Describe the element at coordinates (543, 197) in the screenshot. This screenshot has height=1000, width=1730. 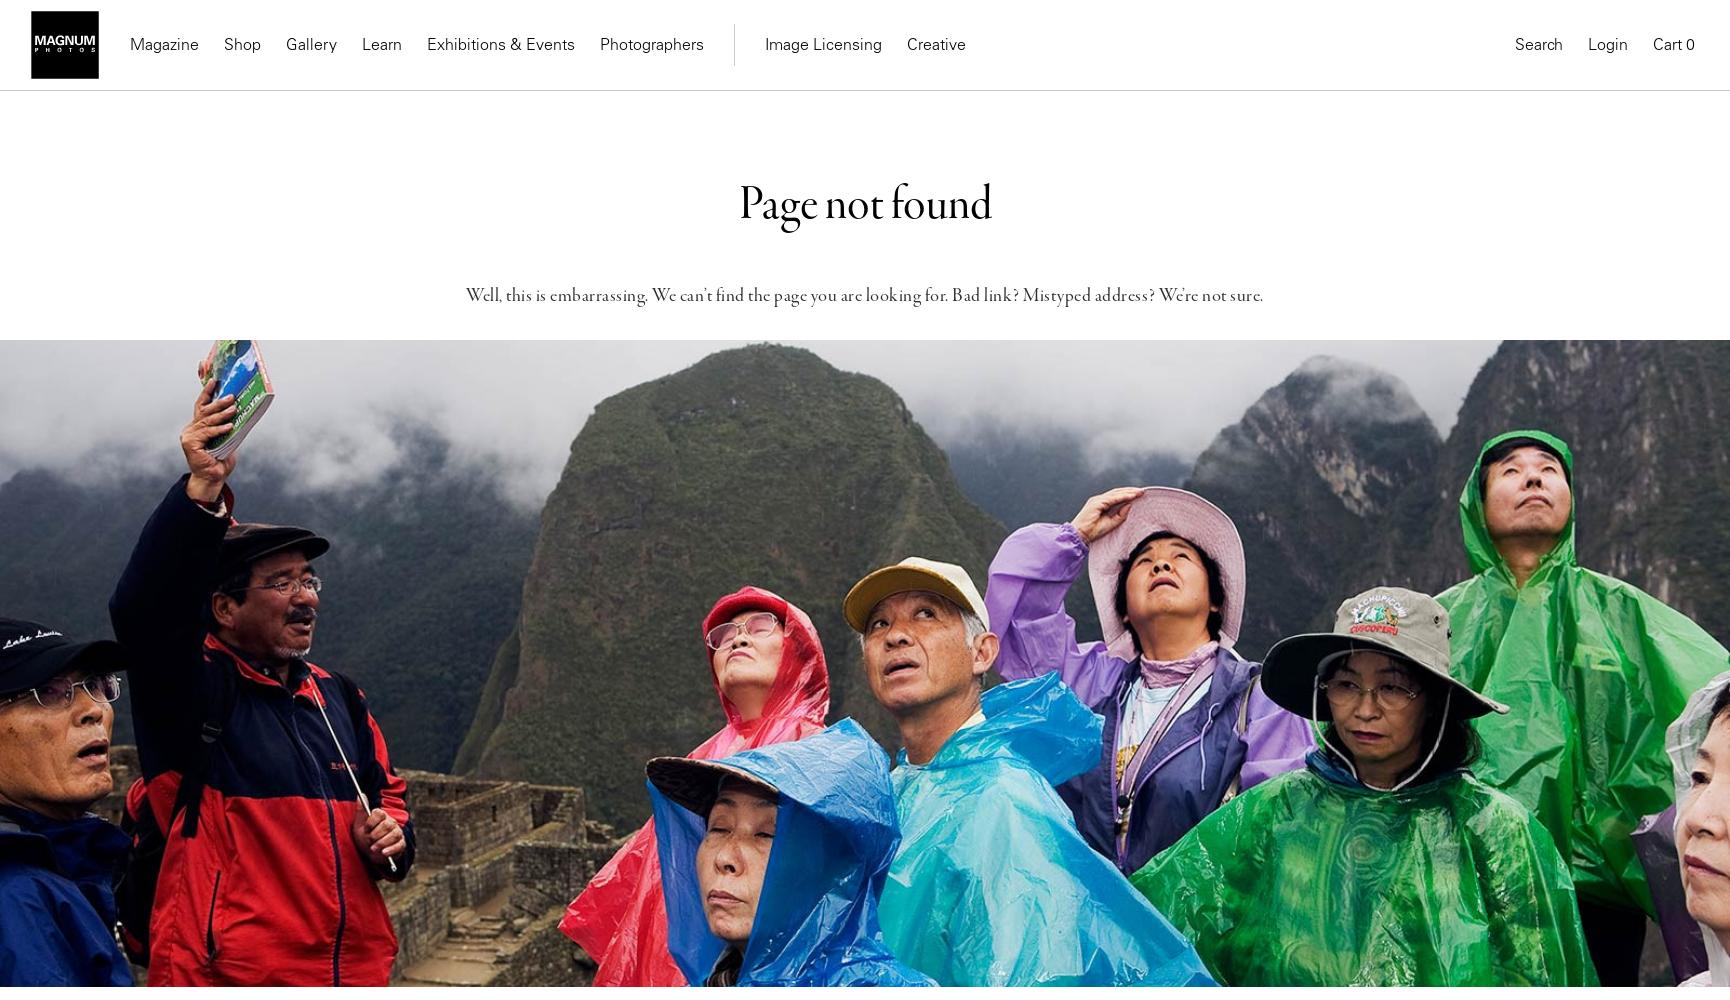
I see `'8x10" & Contact Sheet Pairings'` at that location.